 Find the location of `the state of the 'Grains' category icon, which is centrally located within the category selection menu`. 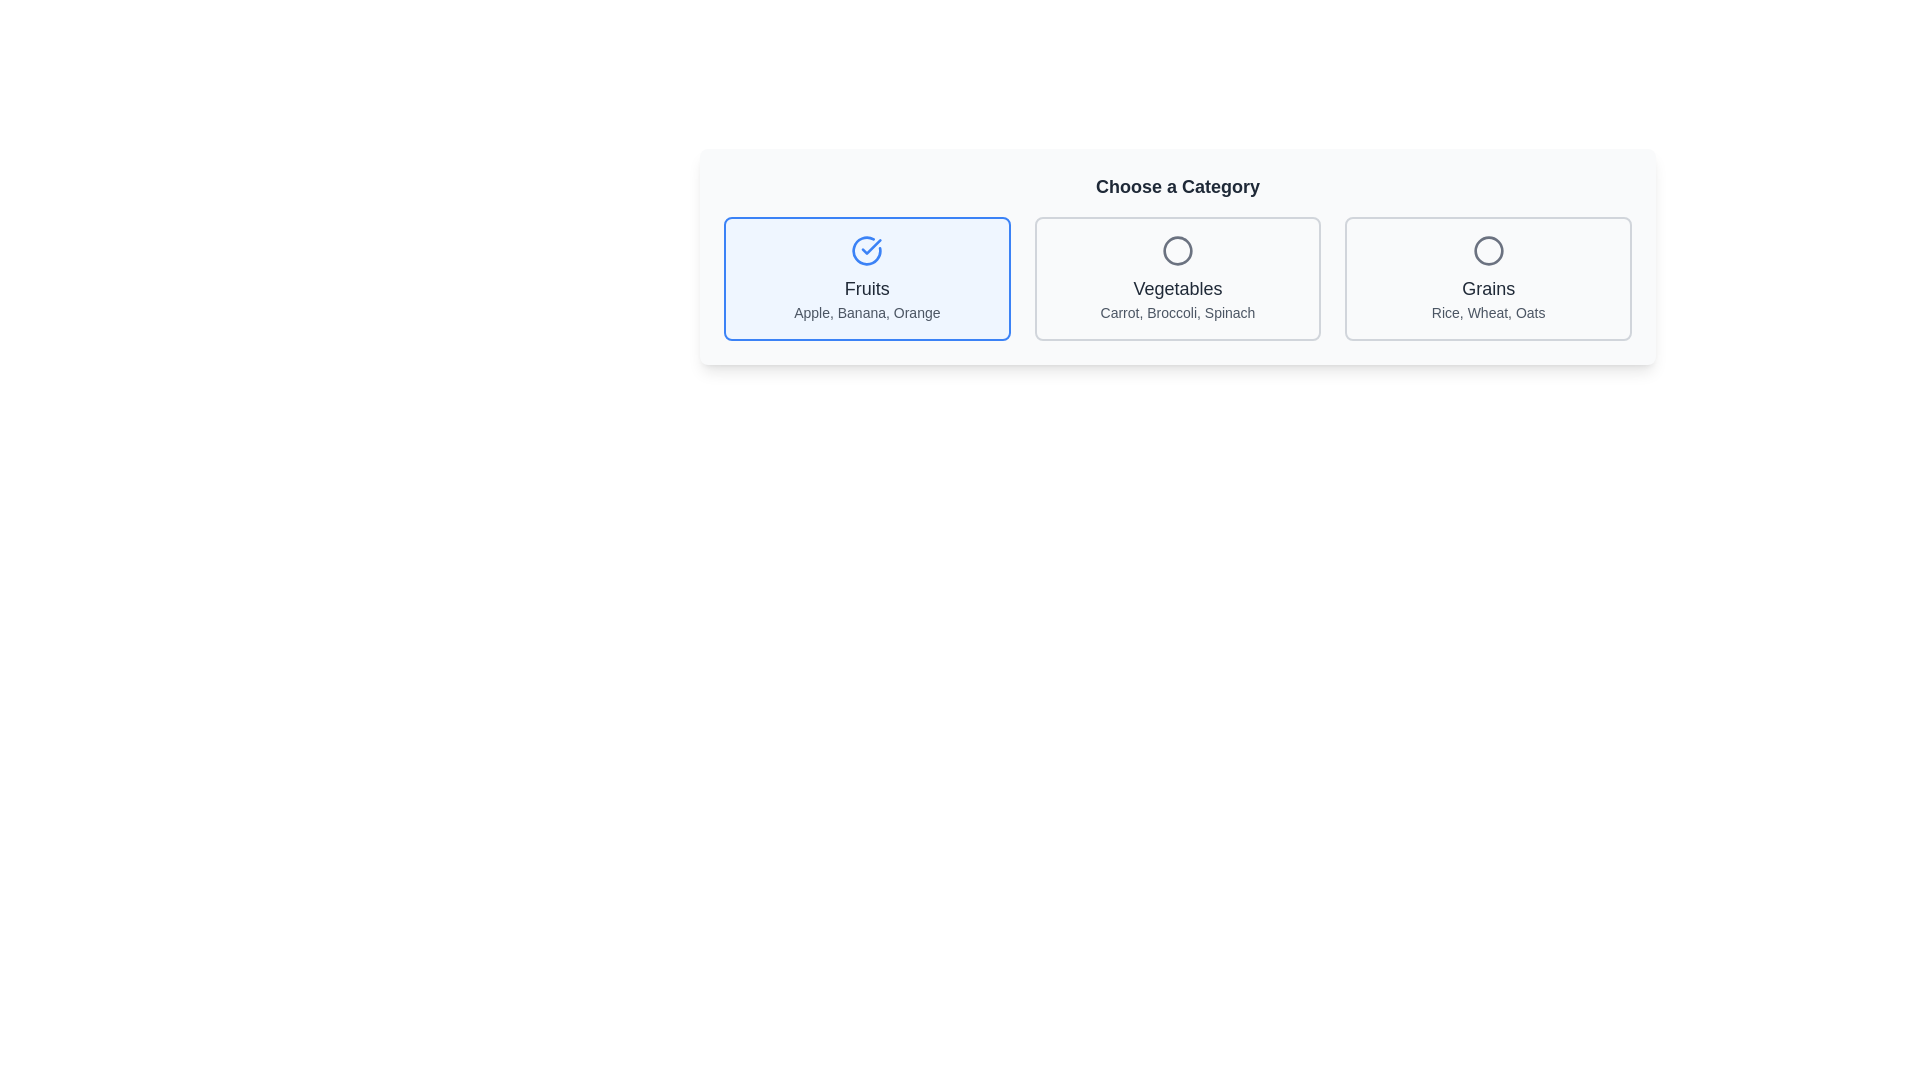

the state of the 'Grains' category icon, which is centrally located within the category selection menu is located at coordinates (1488, 249).